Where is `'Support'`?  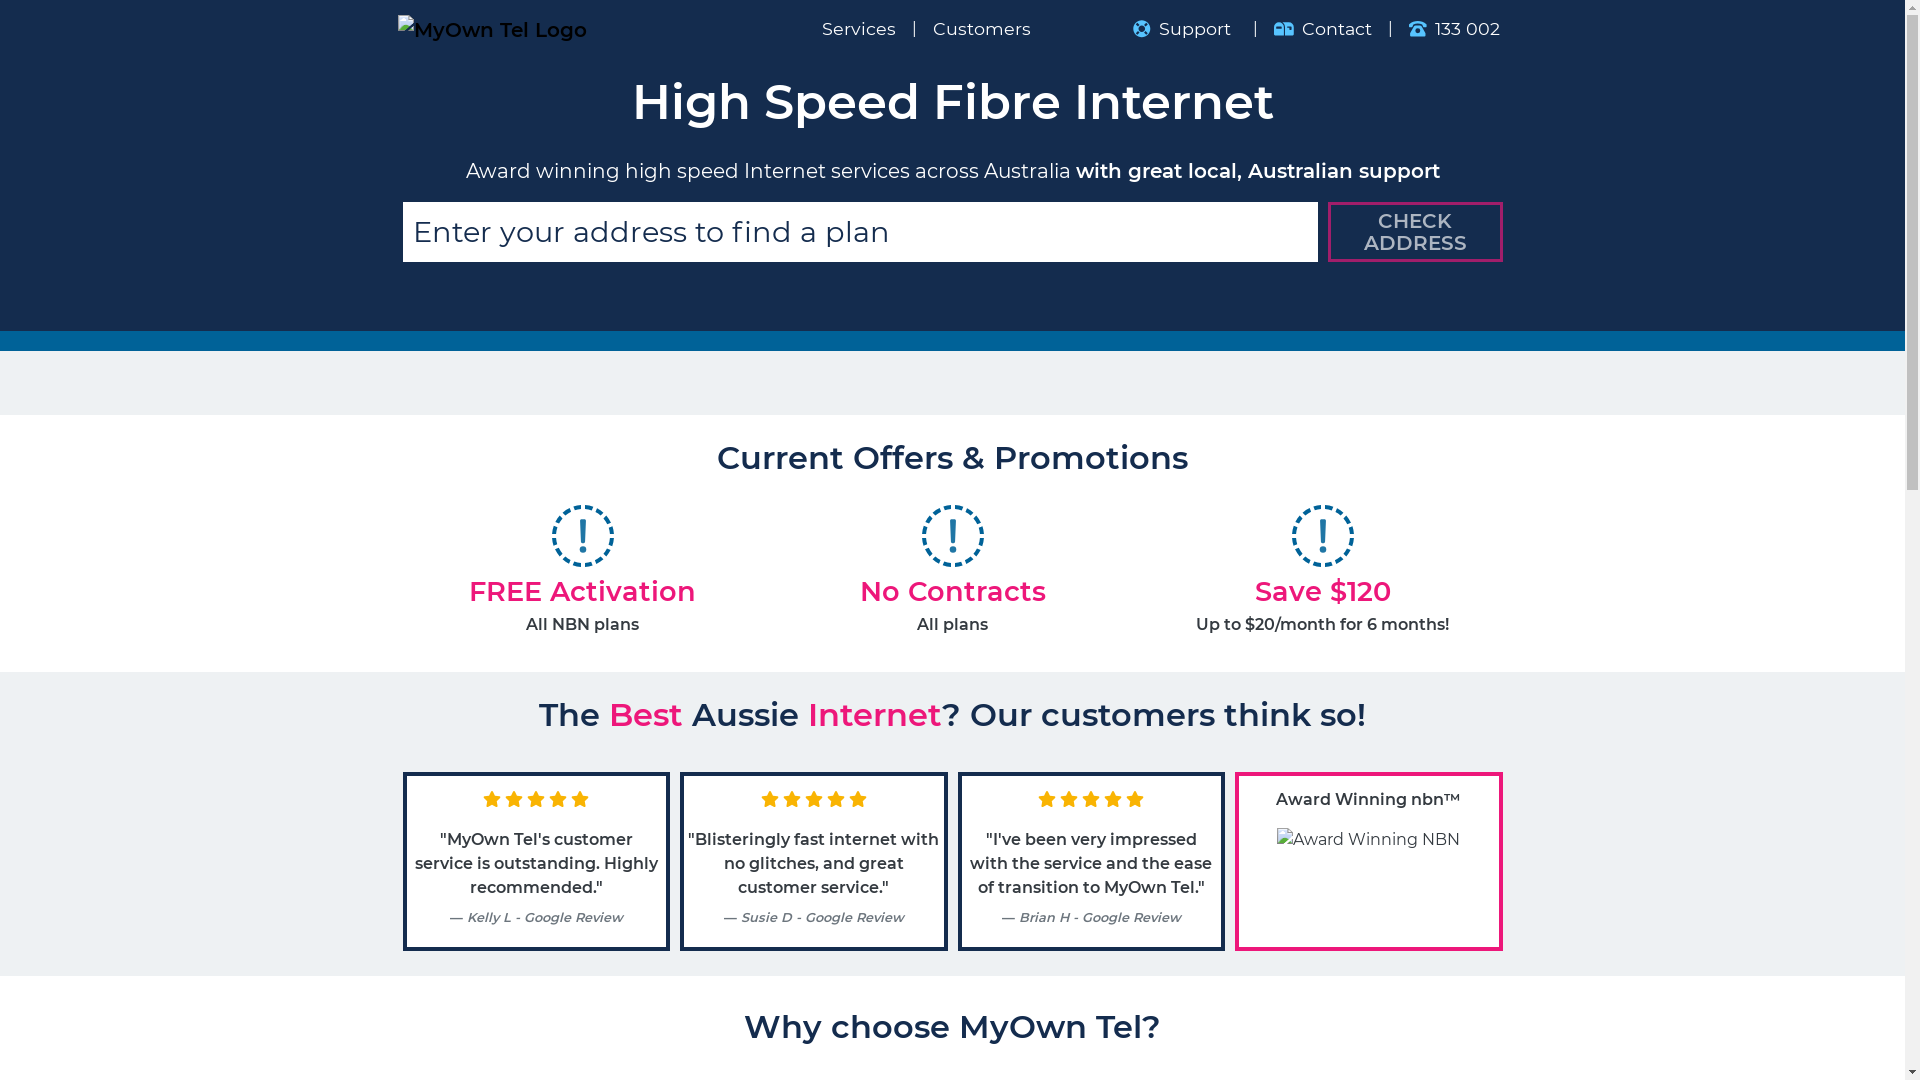 'Support' is located at coordinates (1185, 29).